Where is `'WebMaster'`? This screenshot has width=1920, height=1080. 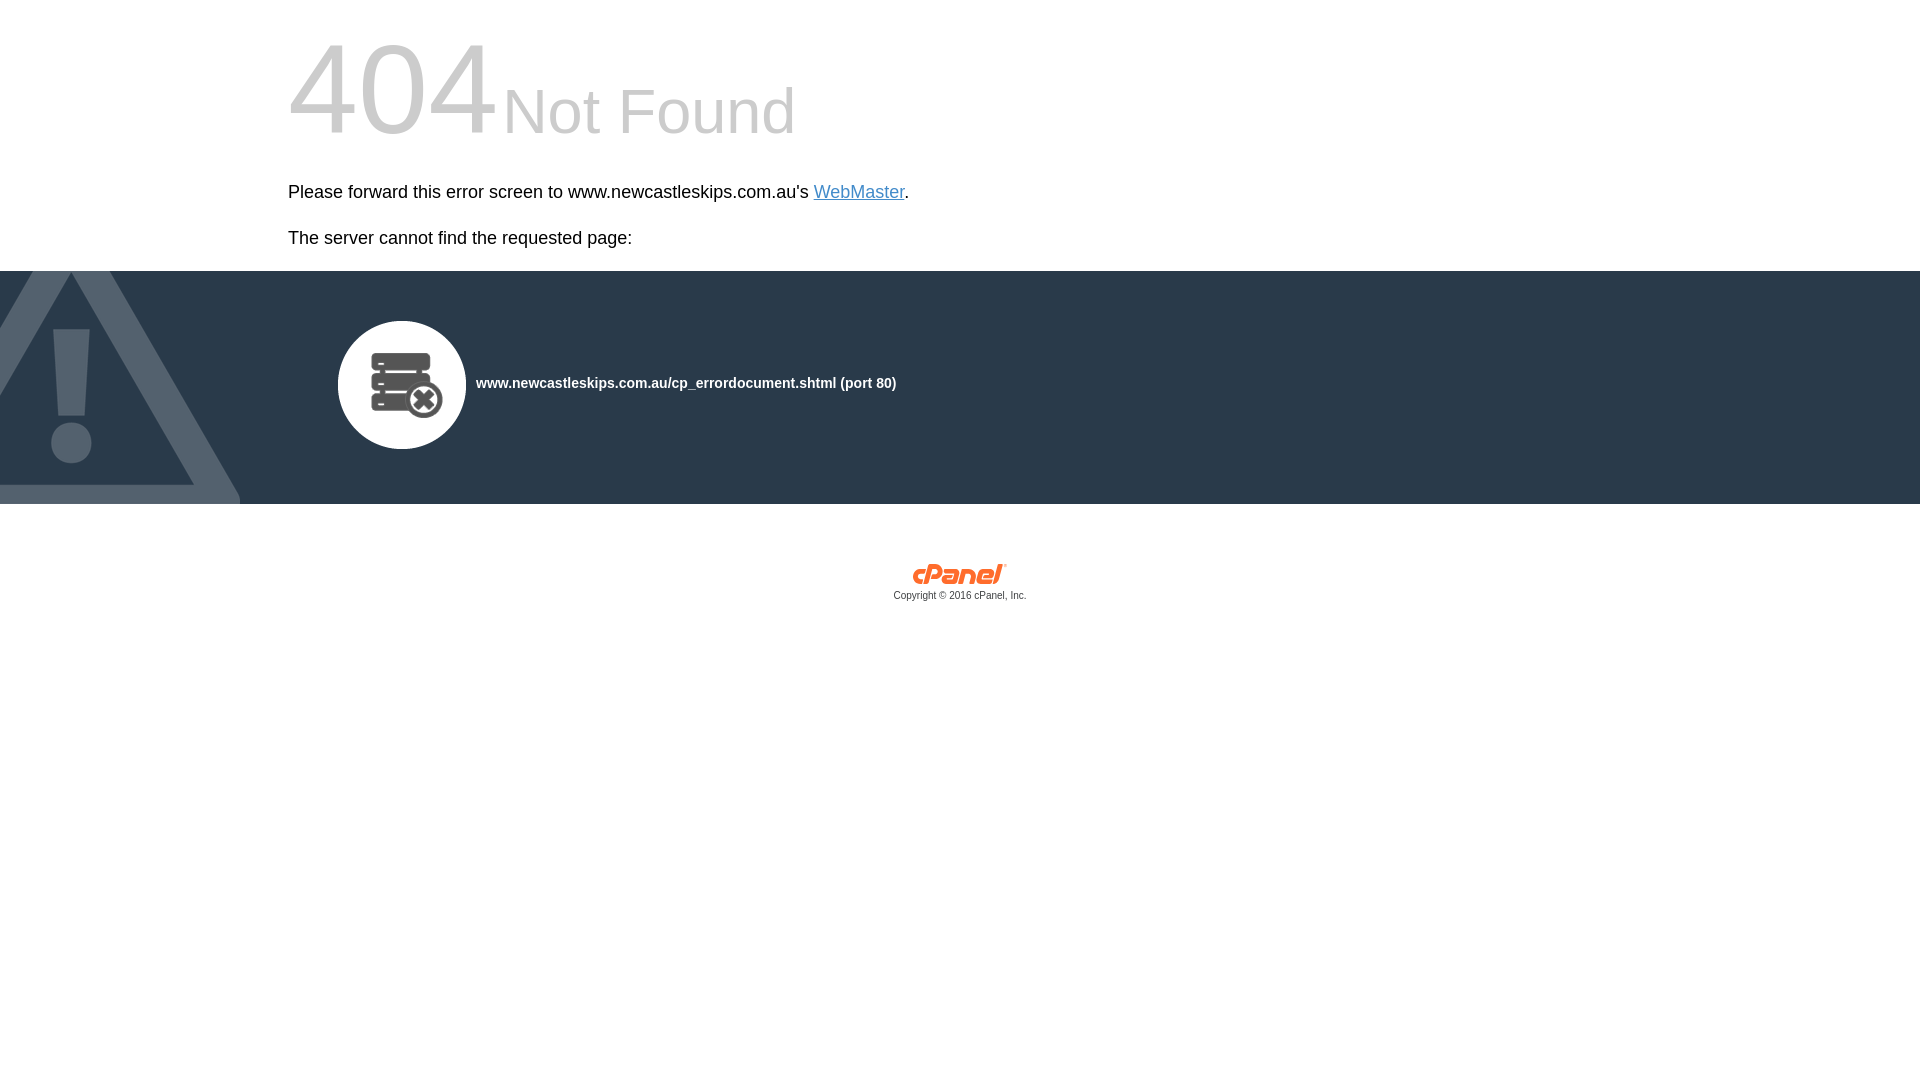 'WebMaster' is located at coordinates (814, 192).